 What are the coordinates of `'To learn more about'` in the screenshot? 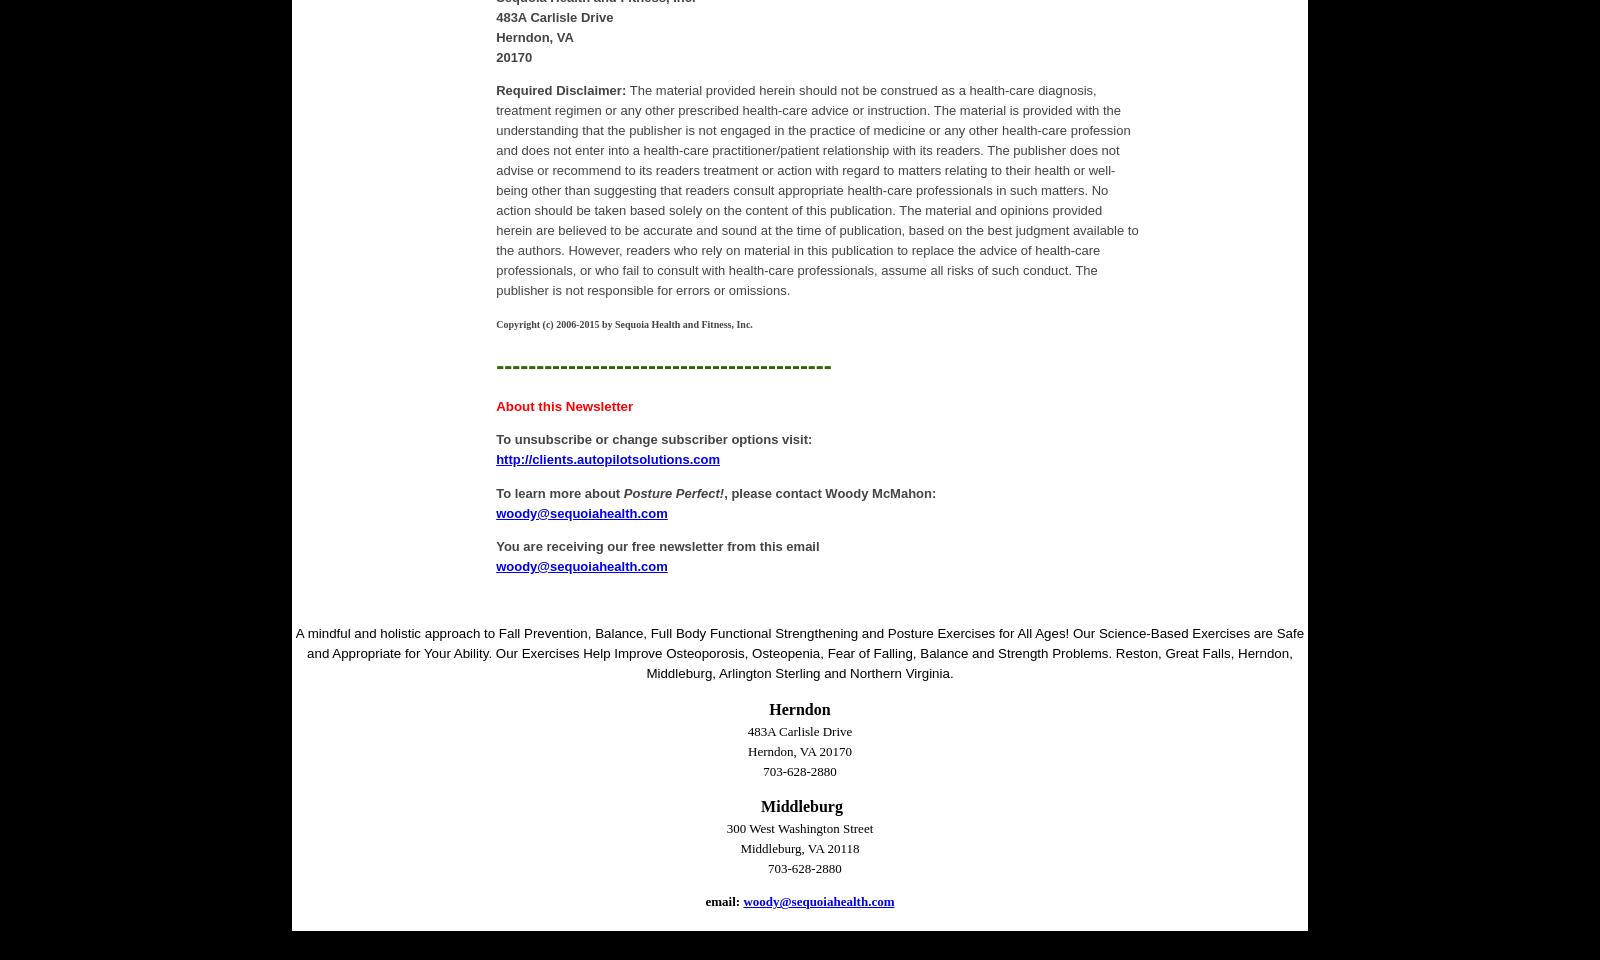 It's located at (558, 491).